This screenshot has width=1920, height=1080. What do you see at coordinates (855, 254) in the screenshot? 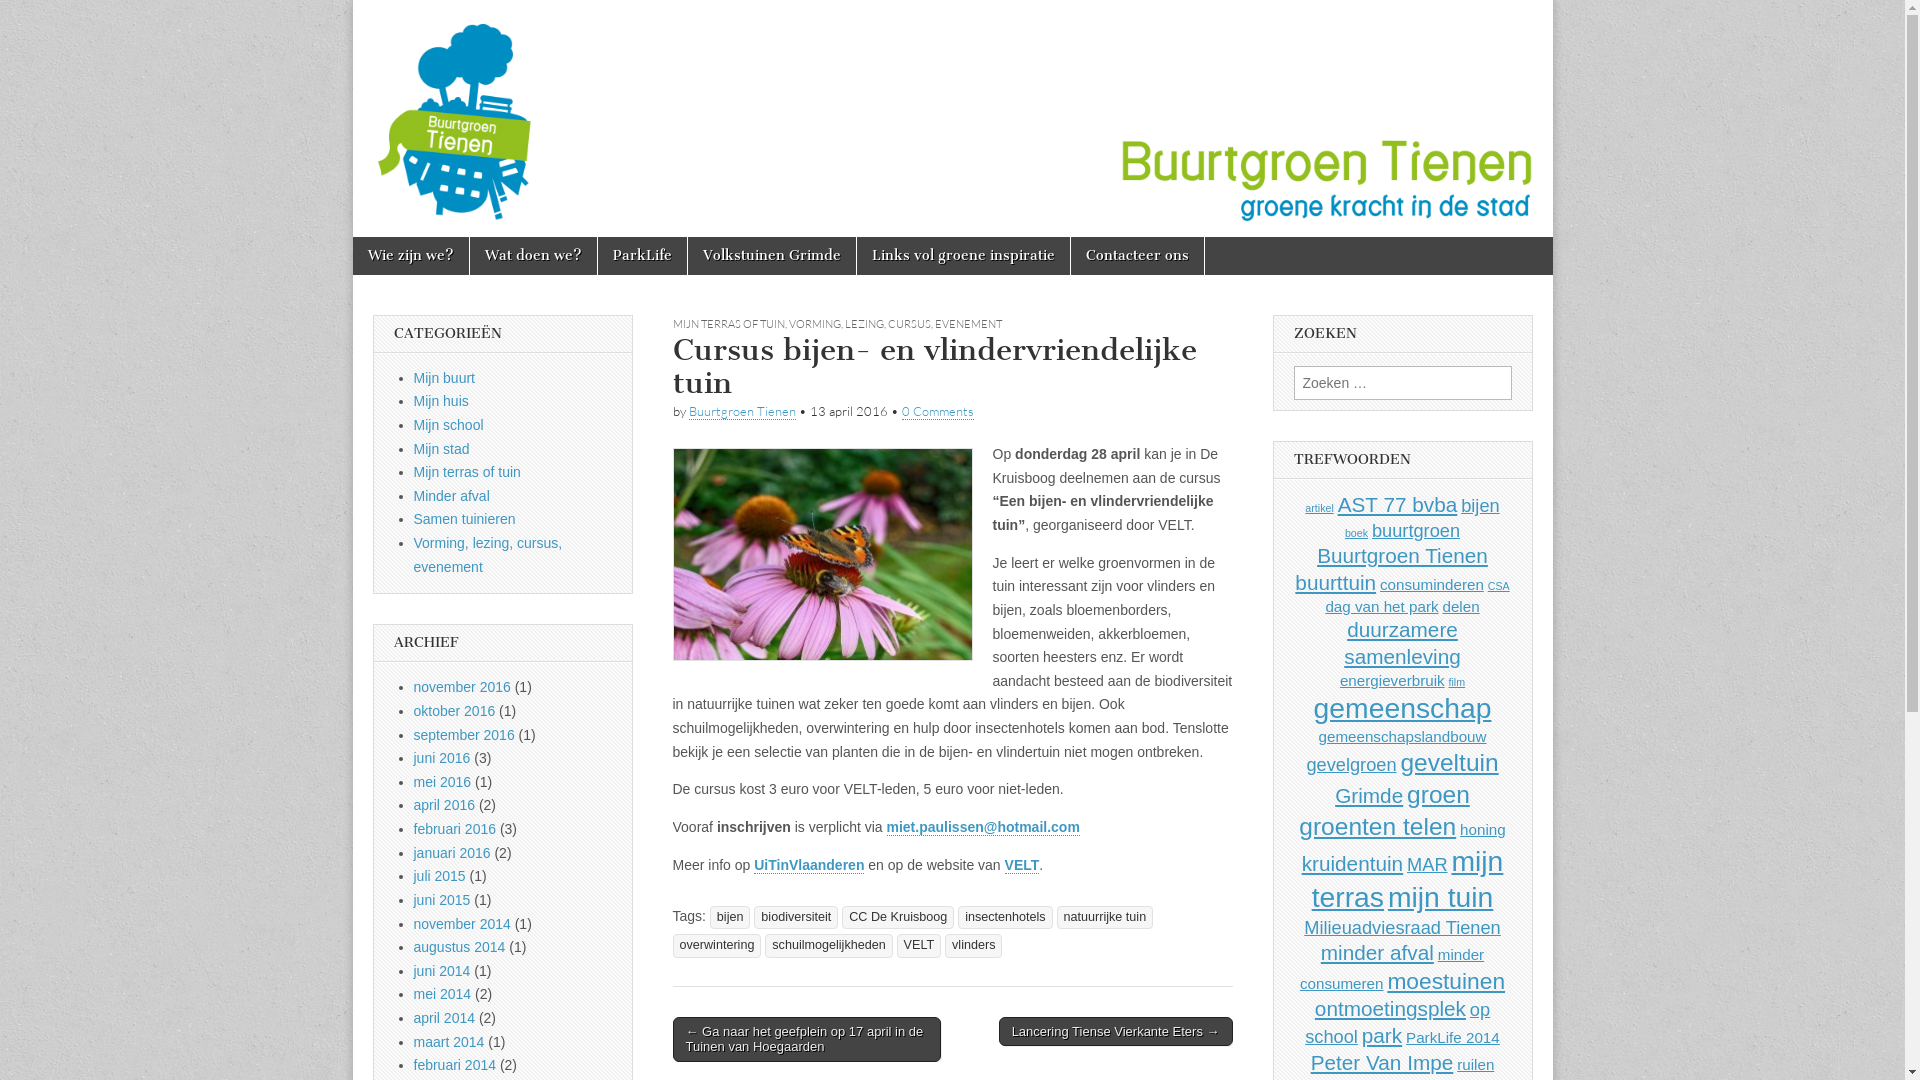
I see `'Links vol groene inspiratie'` at bounding box center [855, 254].